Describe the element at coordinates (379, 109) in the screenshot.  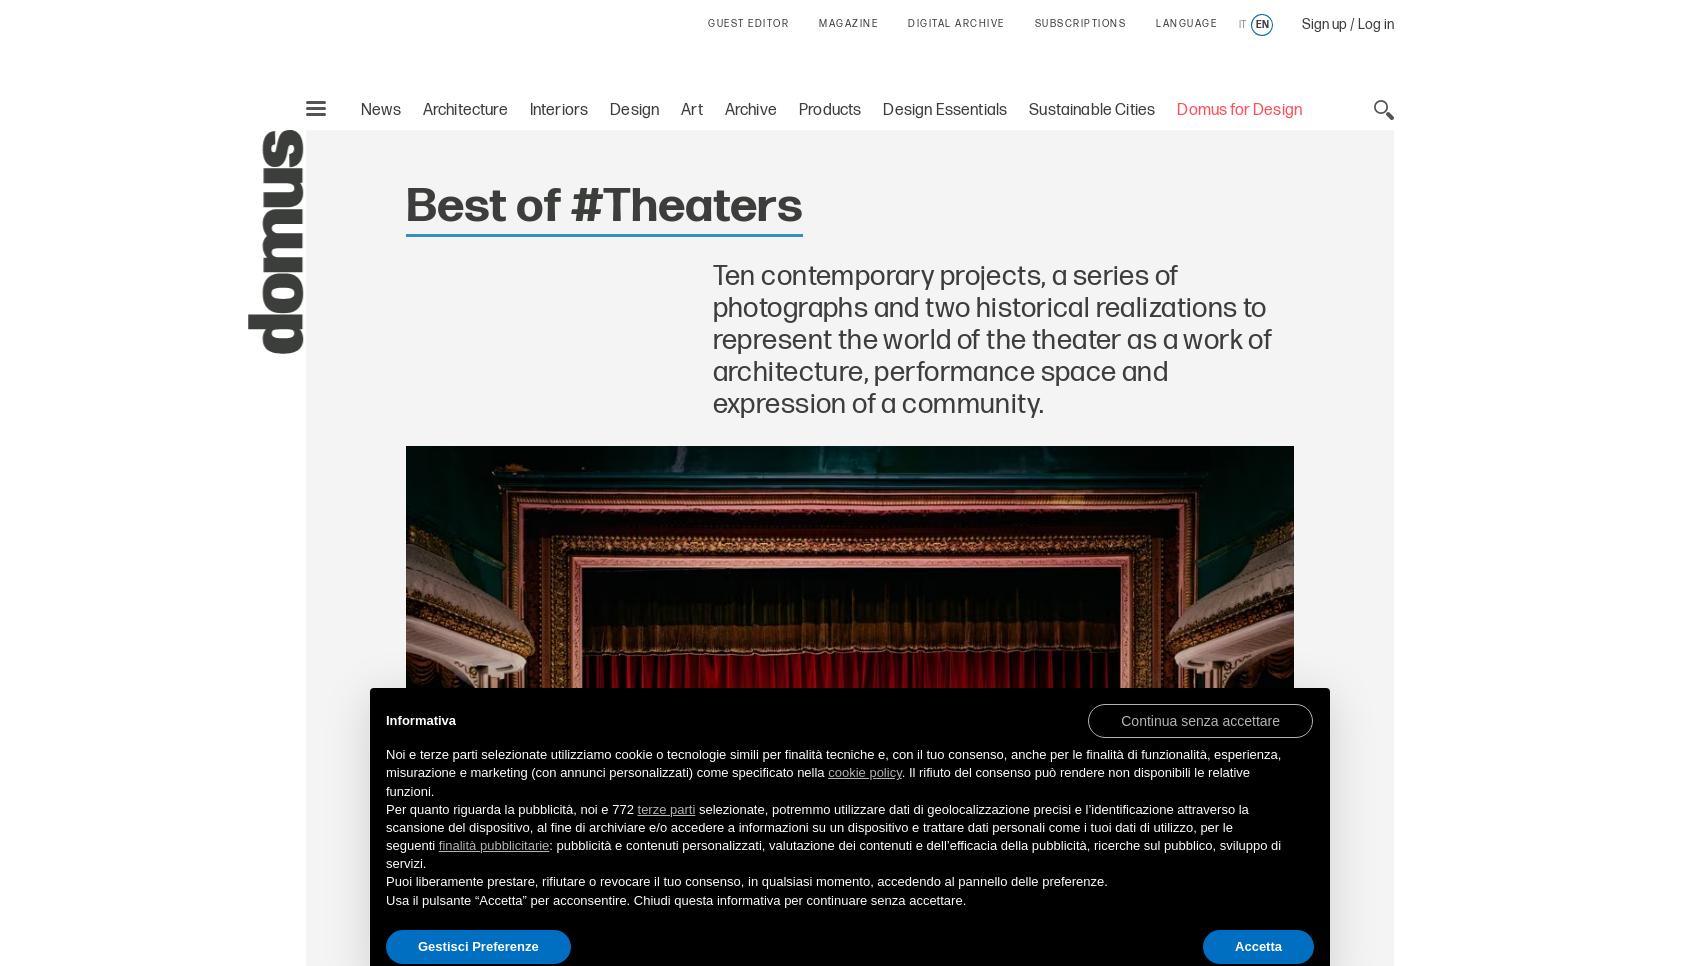
I see `'News'` at that location.